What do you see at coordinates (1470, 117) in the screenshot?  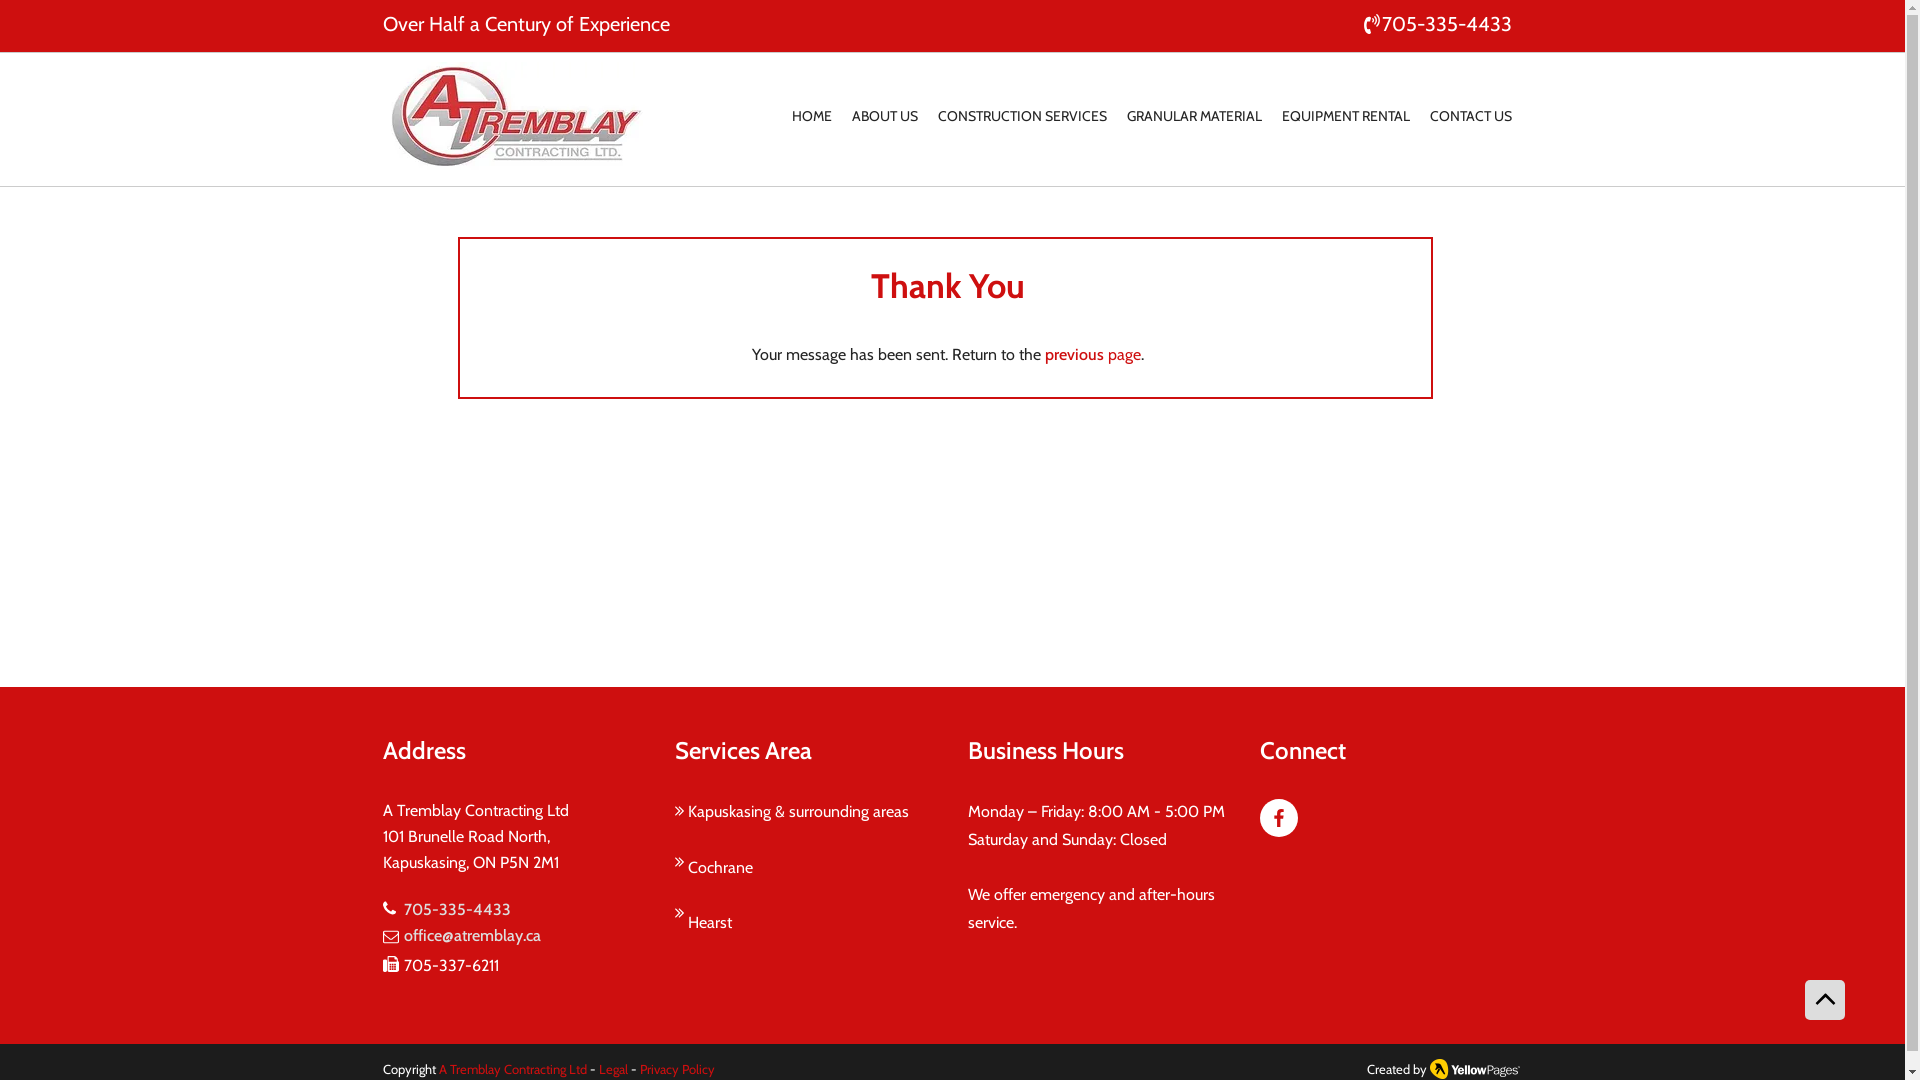 I see `'CONTACT US'` at bounding box center [1470, 117].